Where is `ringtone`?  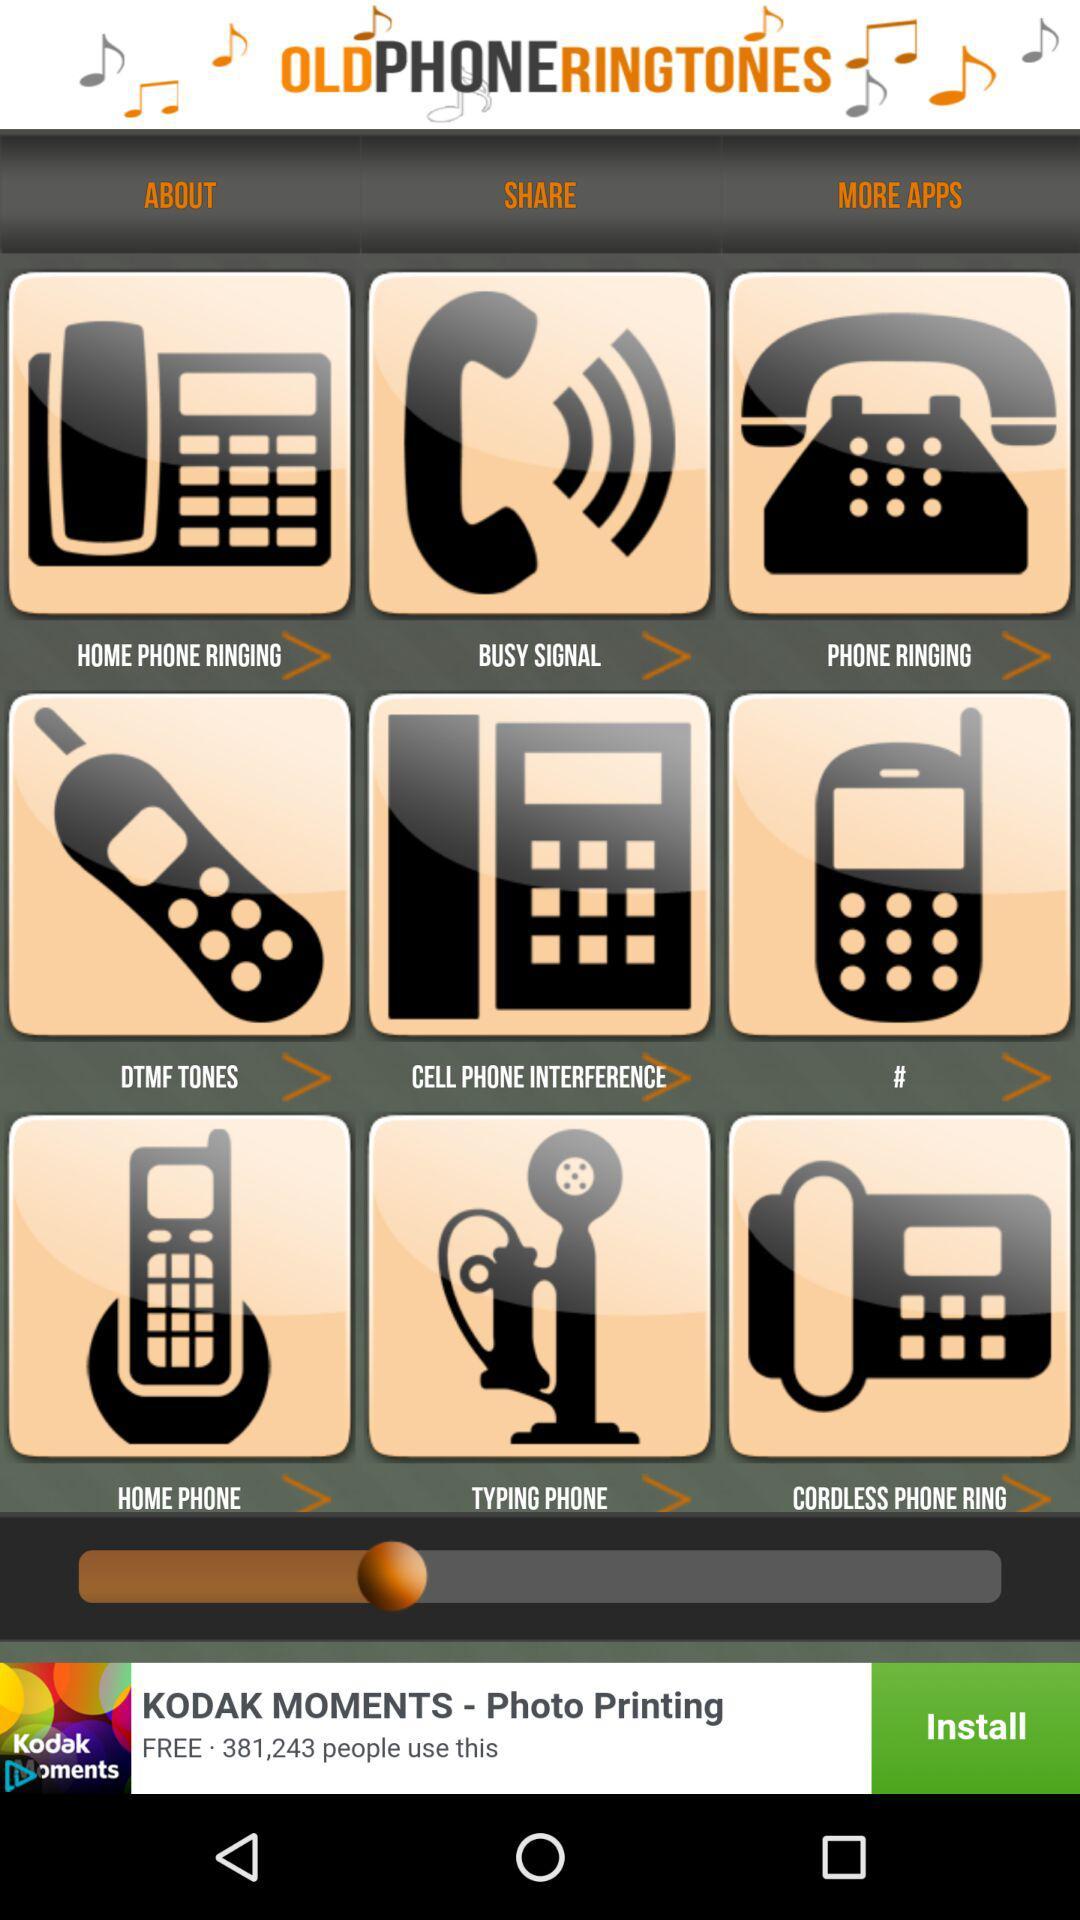
ringtone is located at coordinates (1026, 654).